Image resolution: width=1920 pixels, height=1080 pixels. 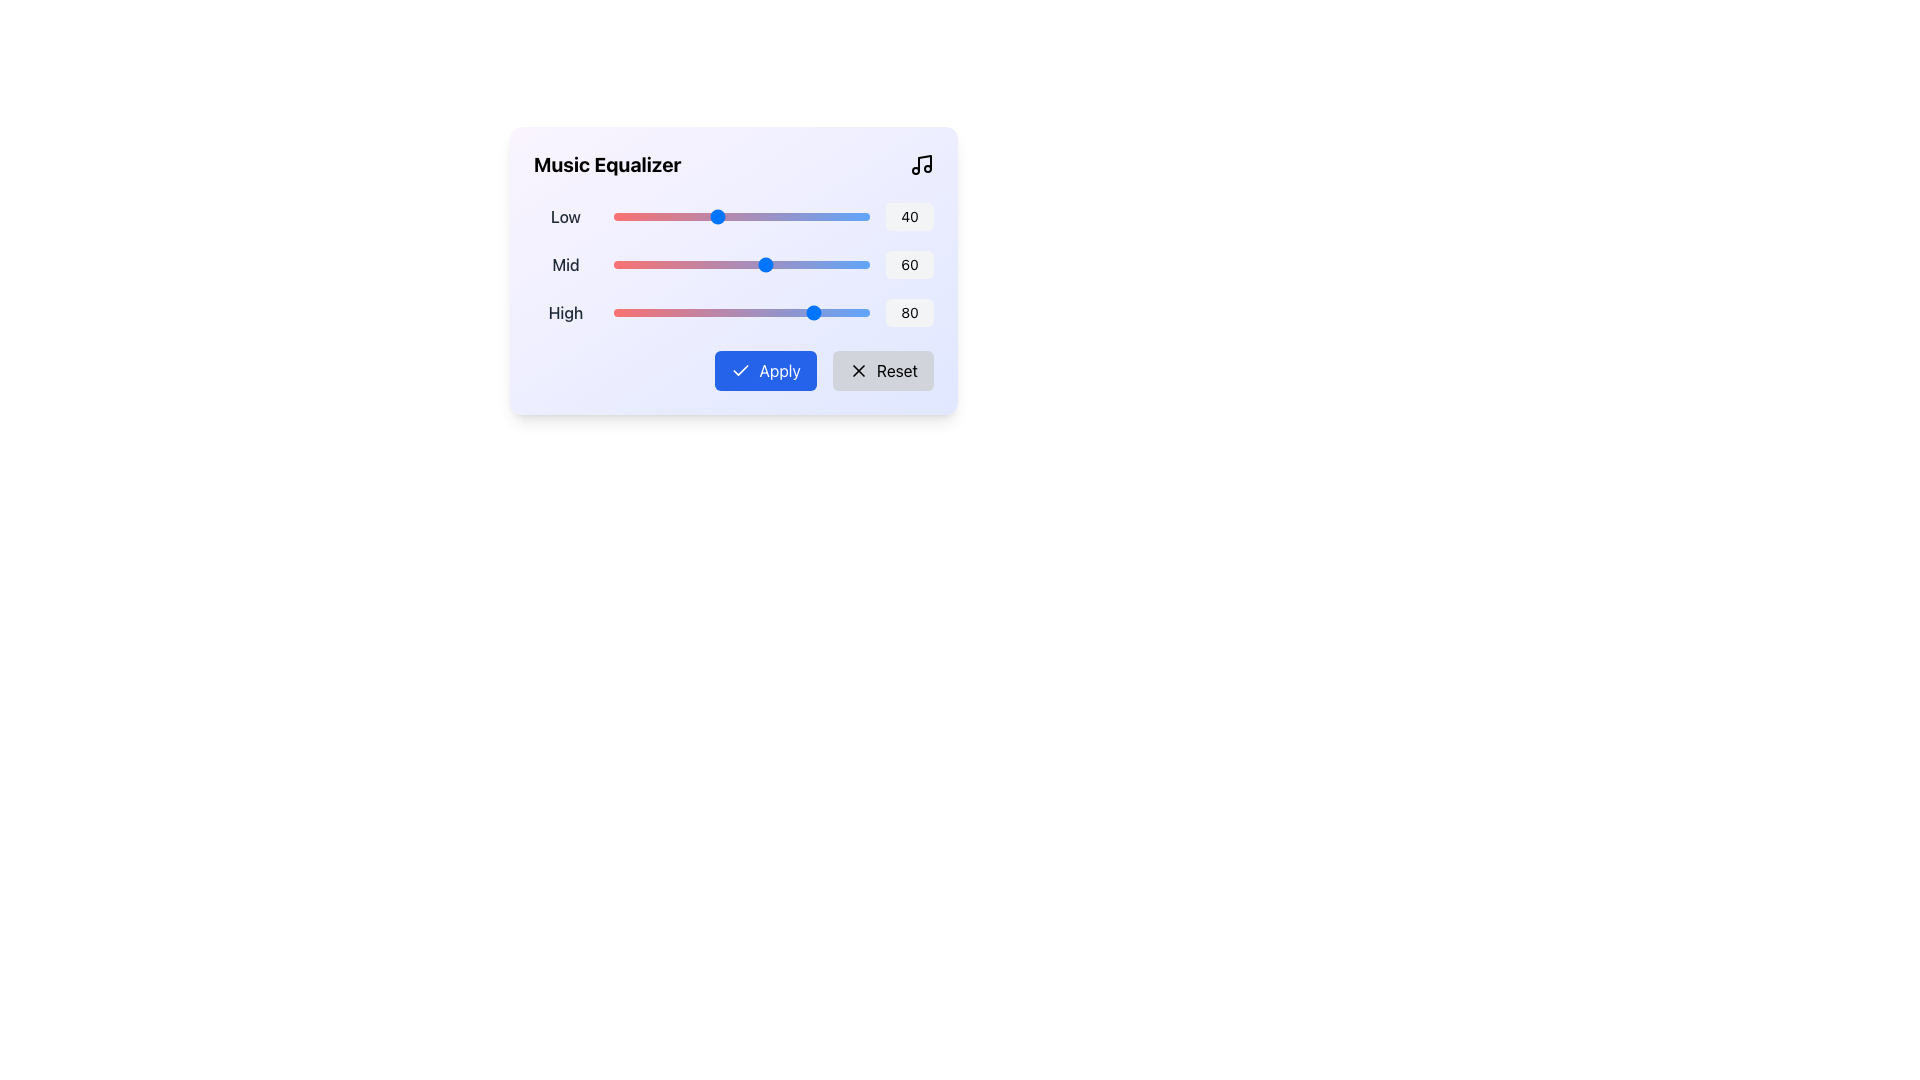 I want to click on the 'High' audio frequency, so click(x=834, y=312).